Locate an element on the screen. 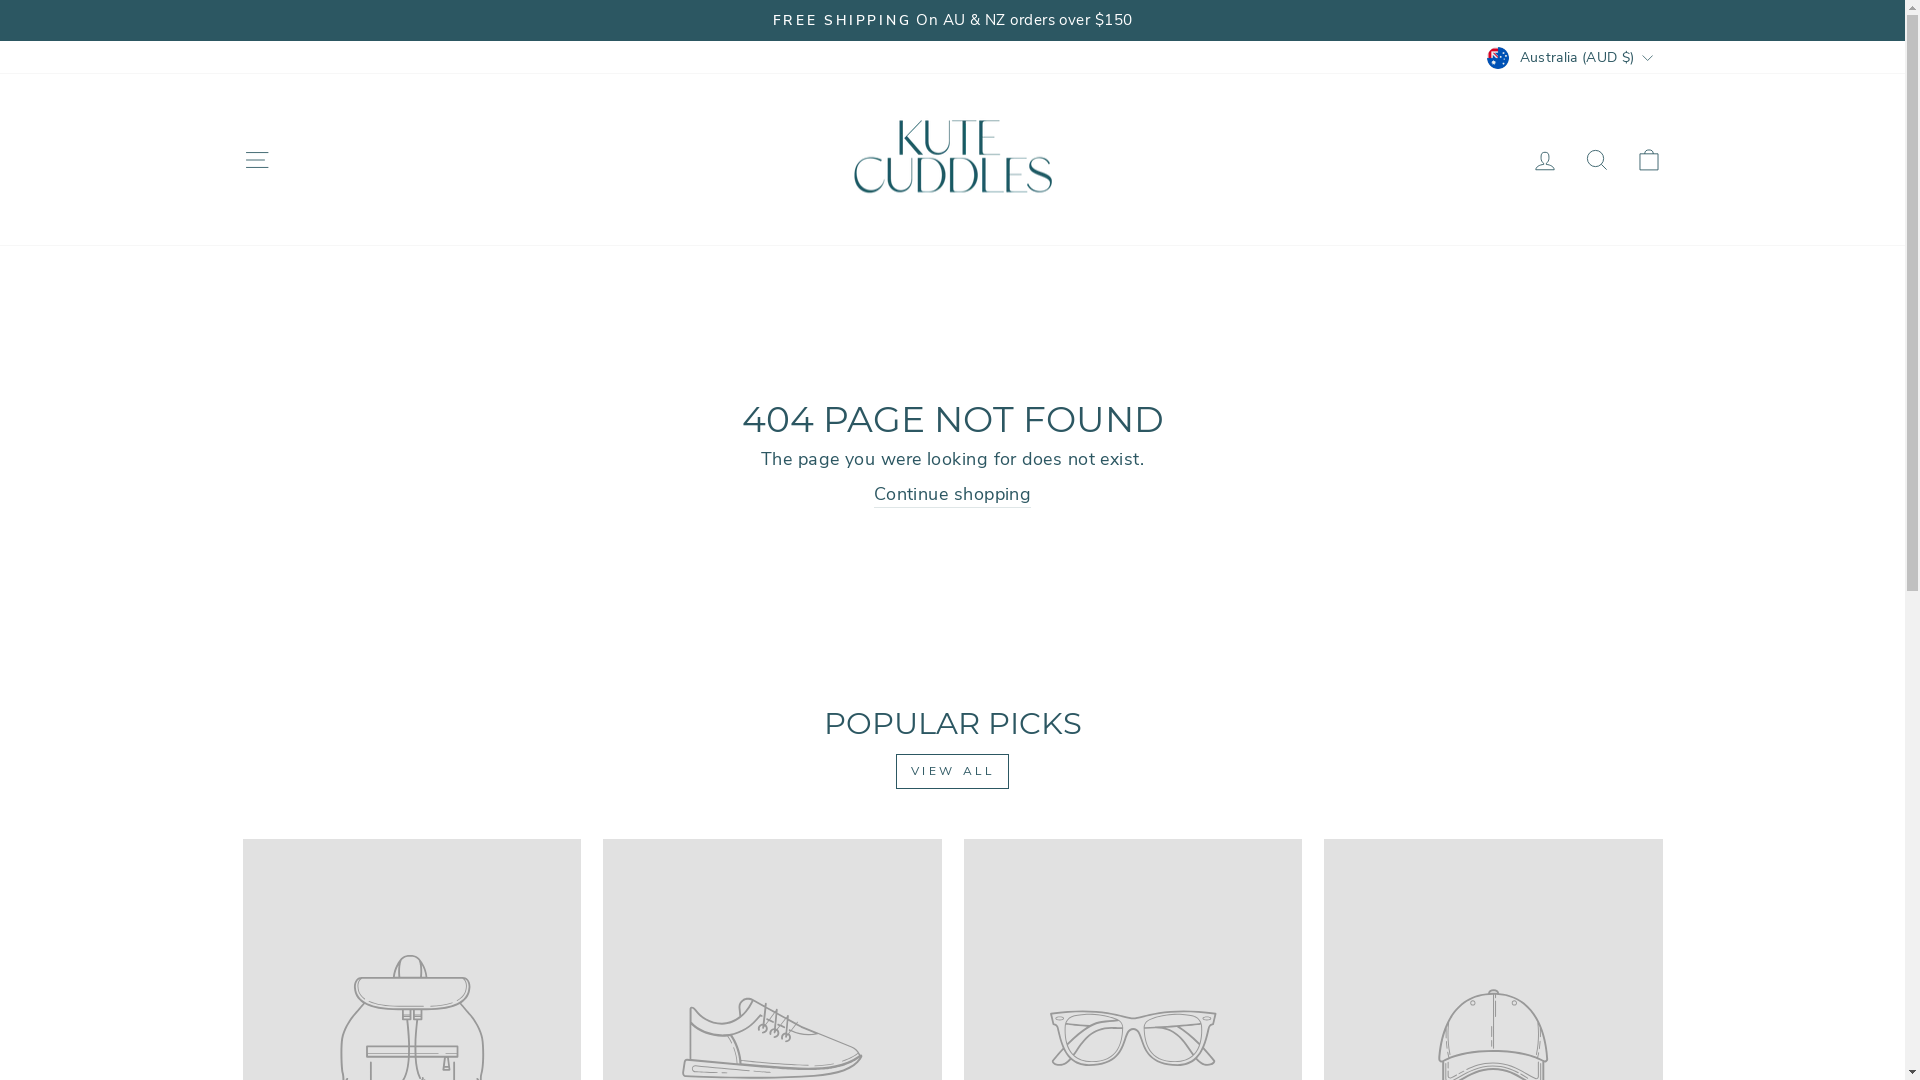 This screenshot has width=1920, height=1080. 'VIEW ALL' is located at coordinates (952, 770).